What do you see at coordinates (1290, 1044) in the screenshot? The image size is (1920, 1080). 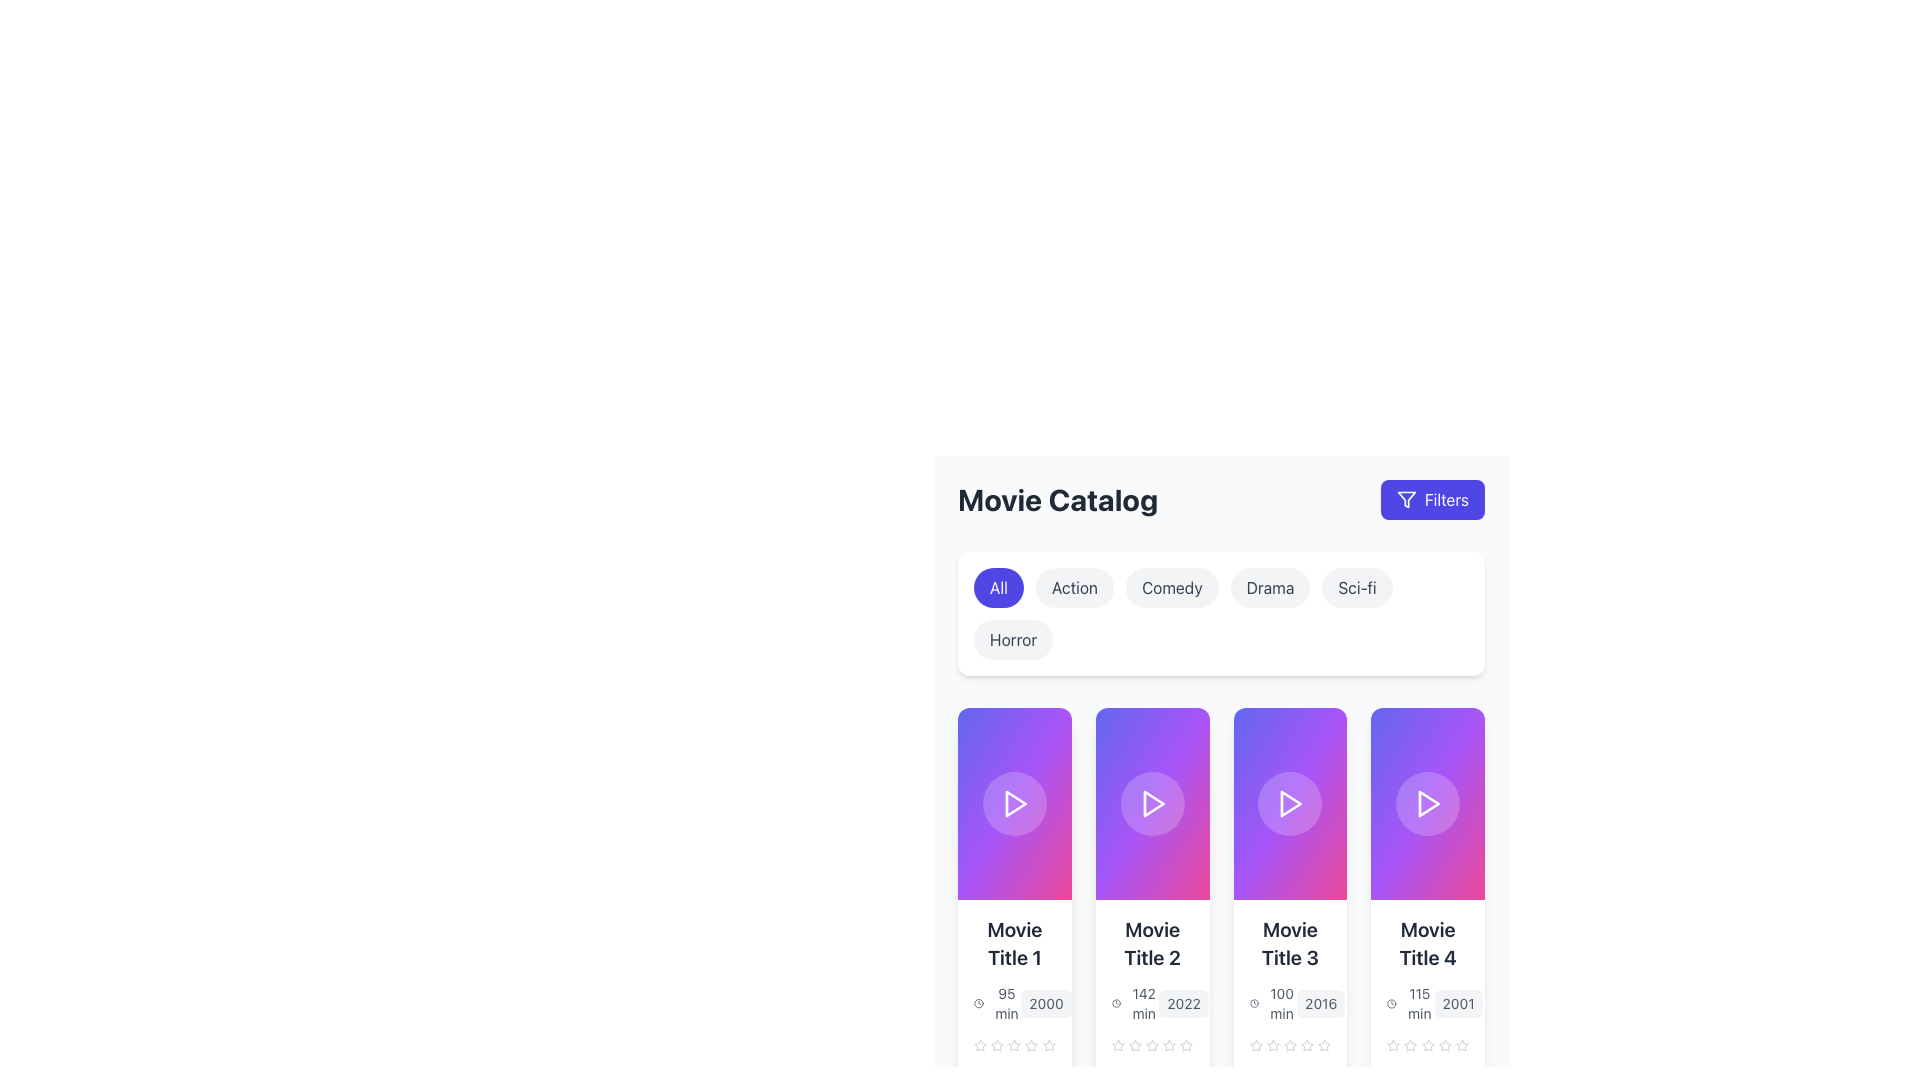 I see `the star rating component below 'Movie Title 3' to set a rating` at bounding box center [1290, 1044].